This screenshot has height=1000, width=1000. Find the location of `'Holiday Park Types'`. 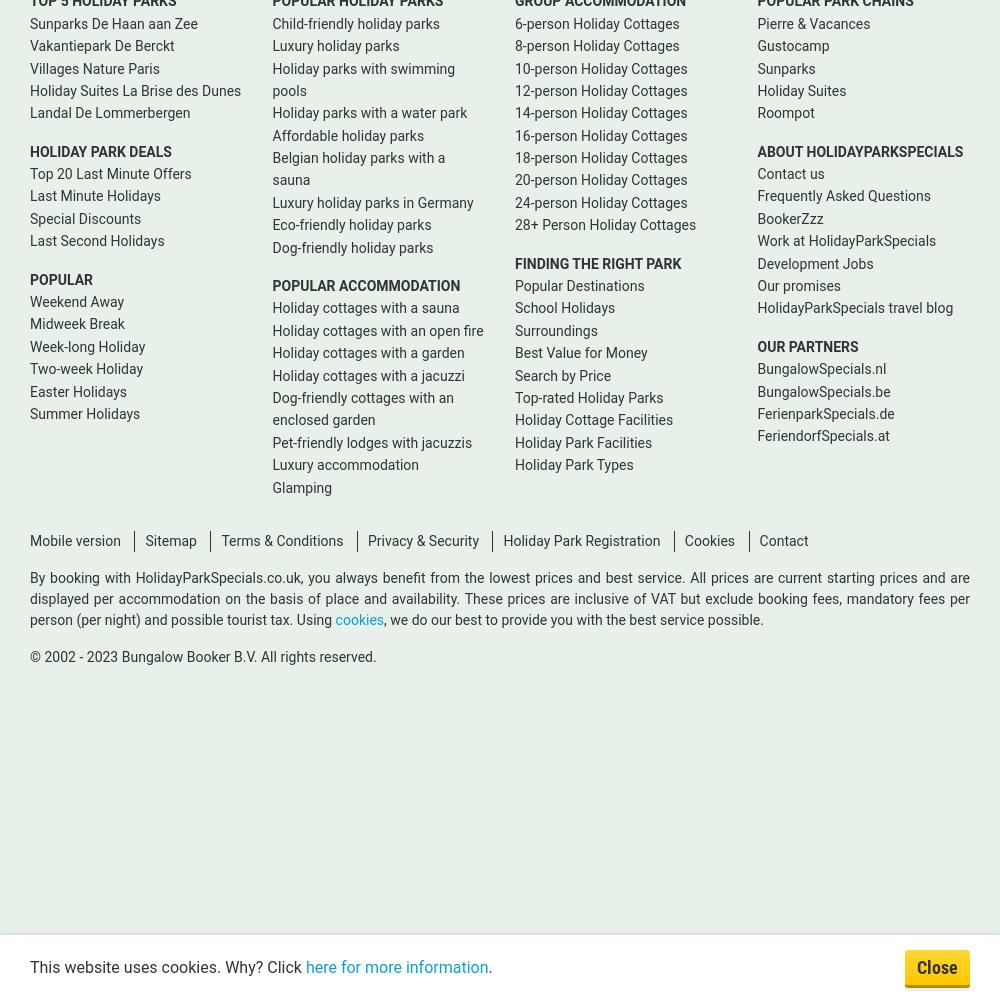

'Holiday Park Types' is located at coordinates (515, 464).